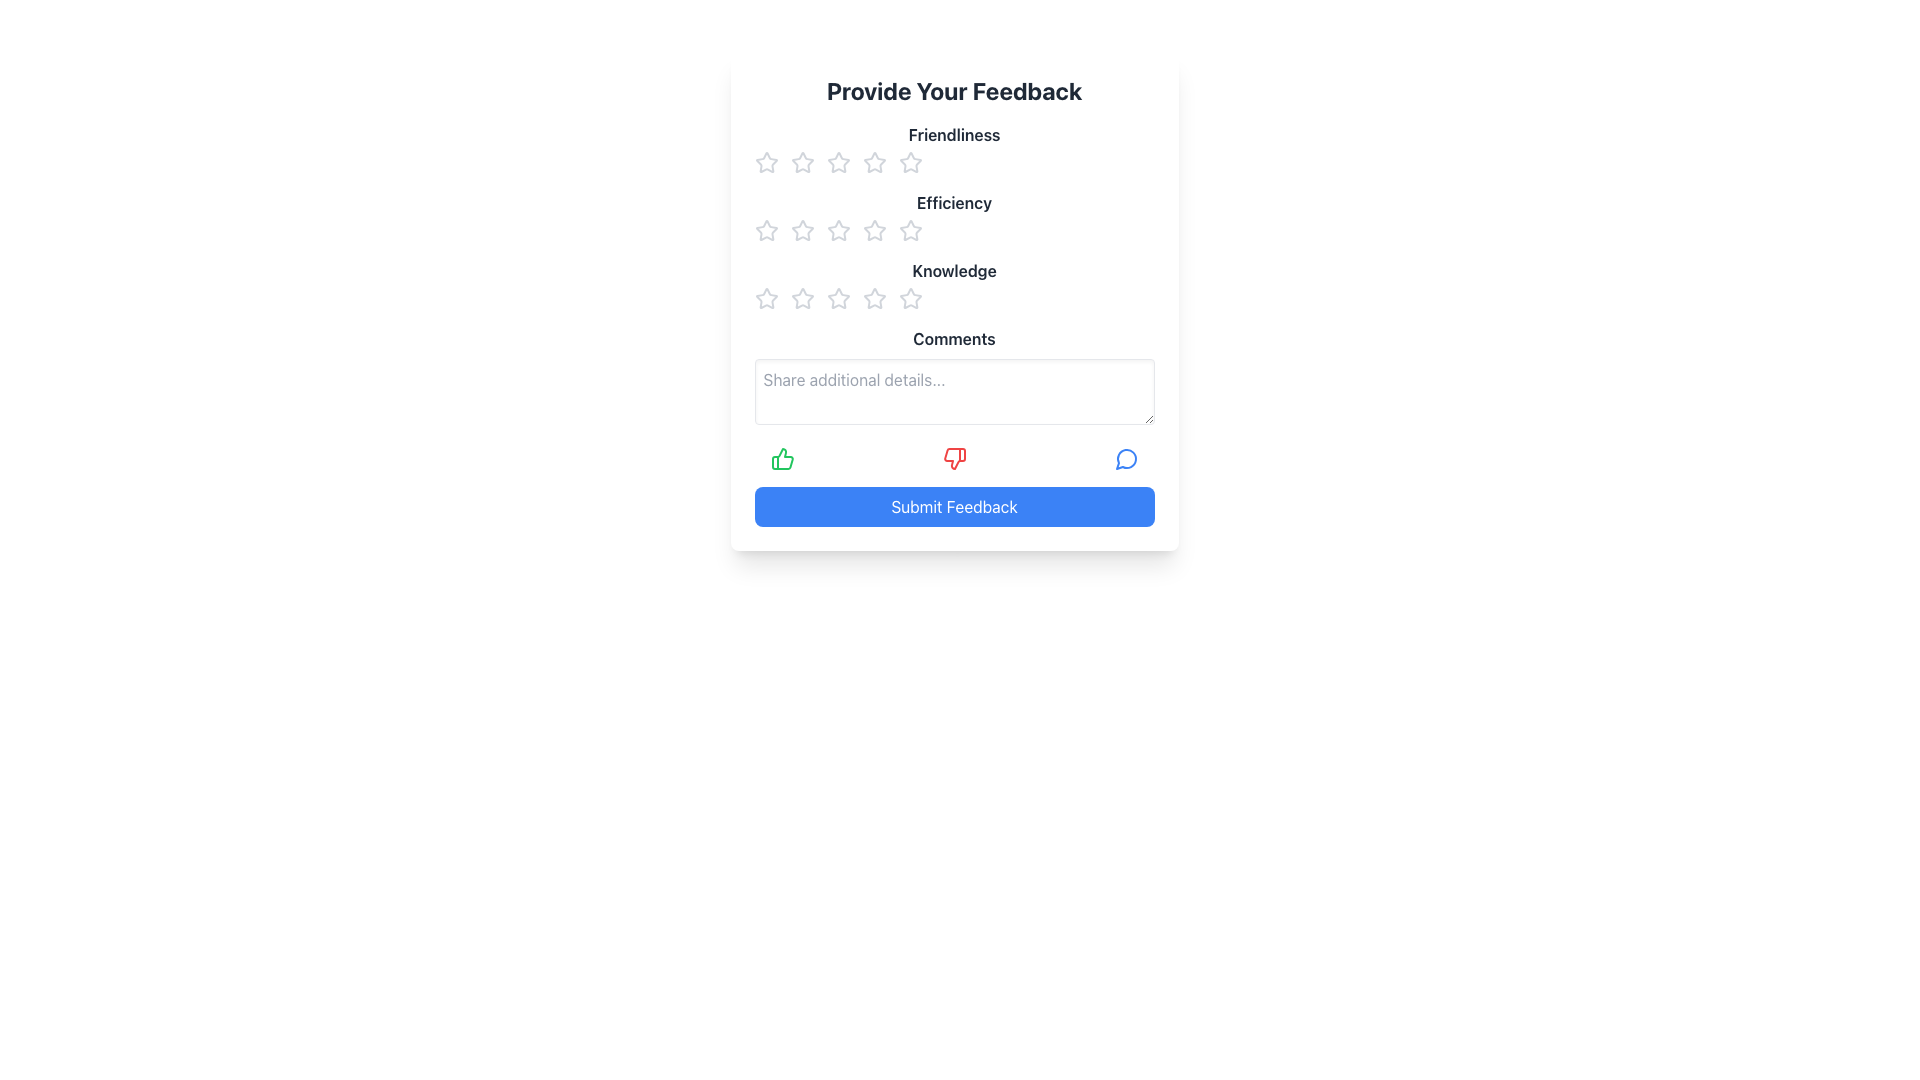 Image resolution: width=1920 pixels, height=1080 pixels. I want to click on the 'Knowledge' rating label, so click(953, 285).